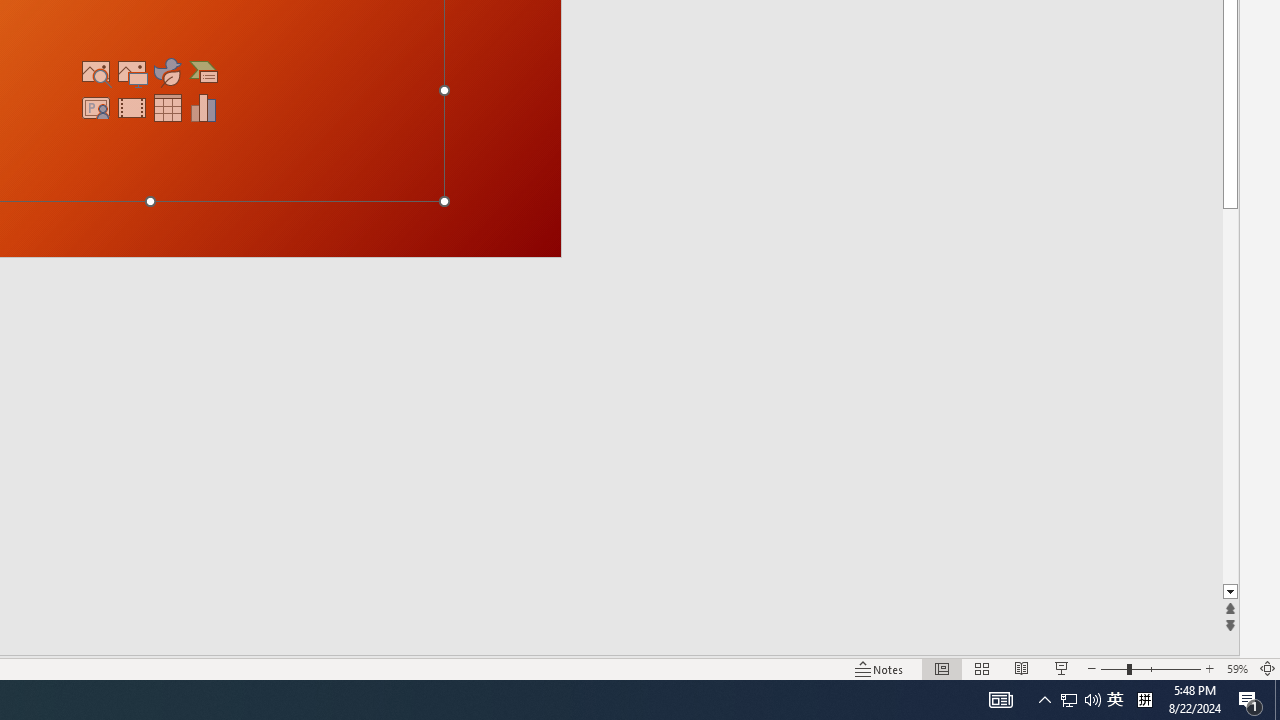  I want to click on 'Stock Images', so click(95, 71).